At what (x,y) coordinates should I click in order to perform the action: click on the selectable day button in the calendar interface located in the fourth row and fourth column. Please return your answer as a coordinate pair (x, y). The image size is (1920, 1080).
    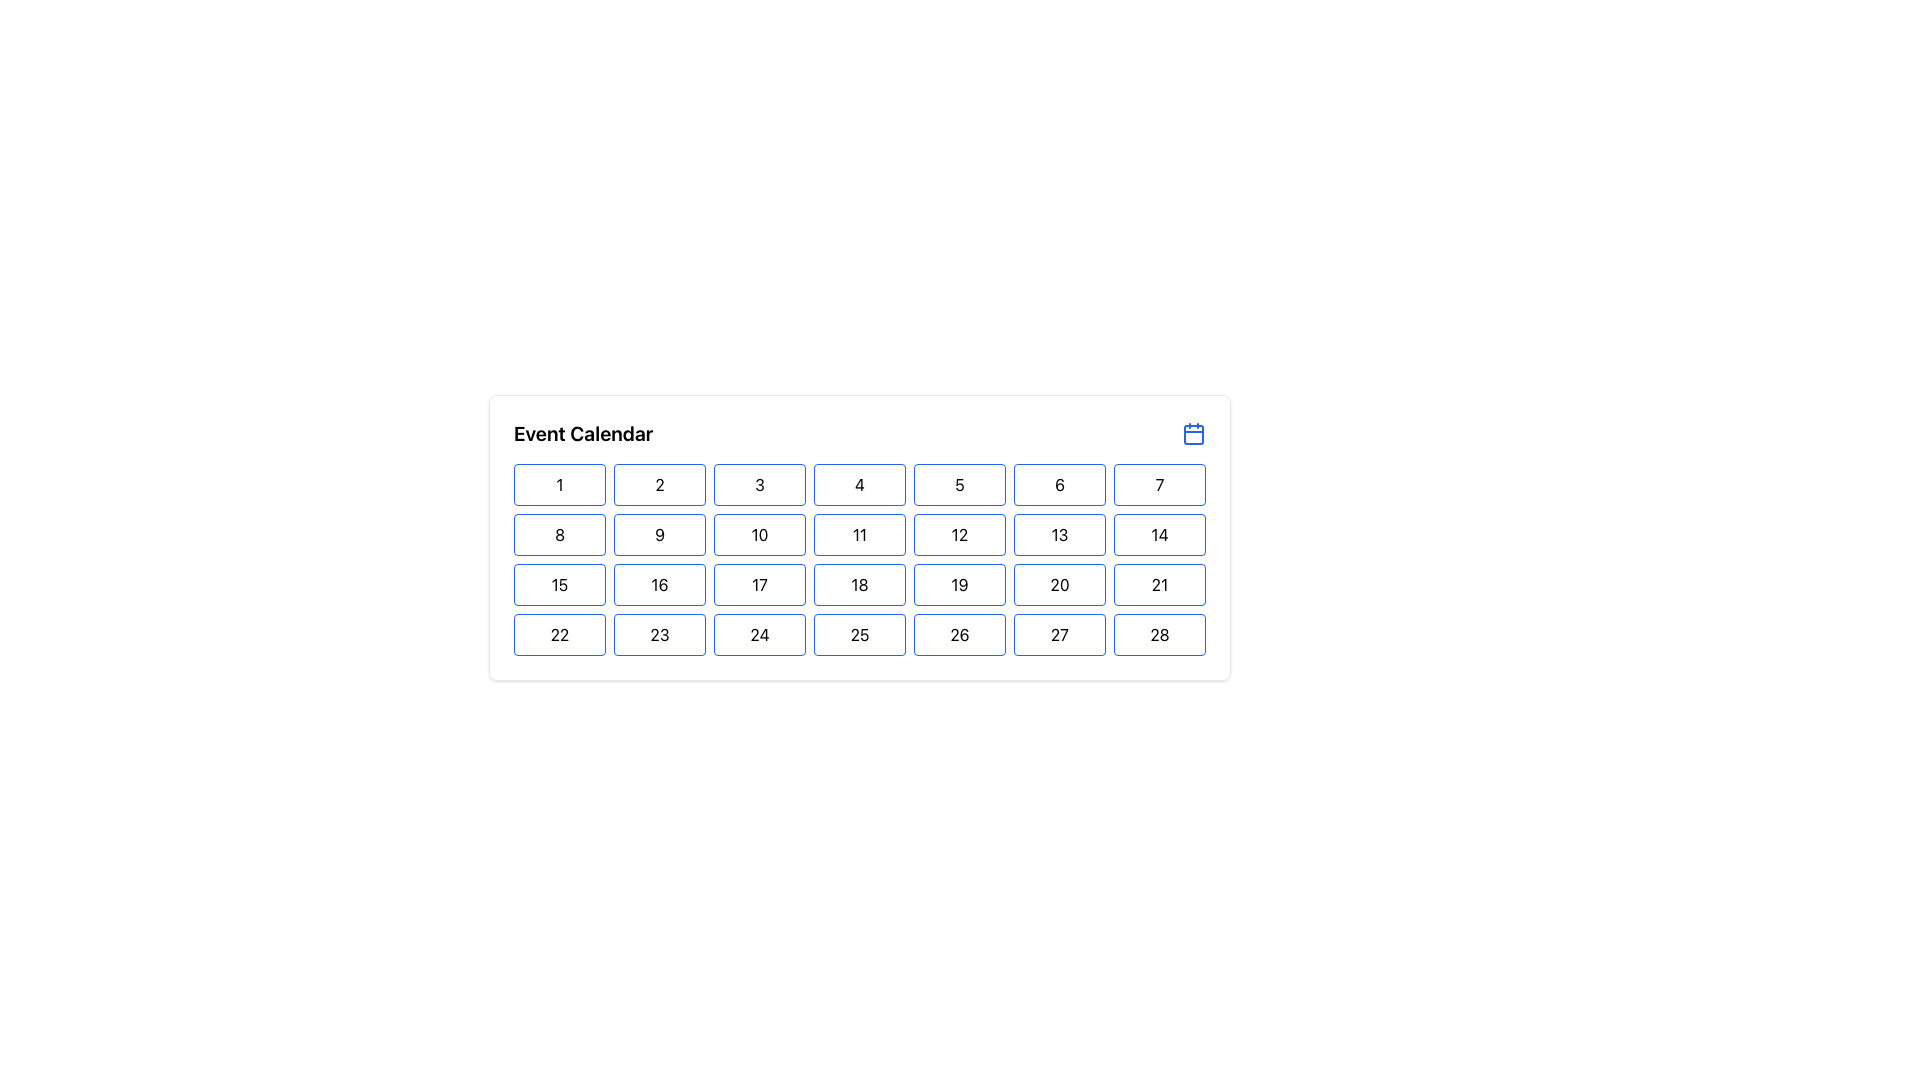
    Looking at the image, I should click on (758, 635).